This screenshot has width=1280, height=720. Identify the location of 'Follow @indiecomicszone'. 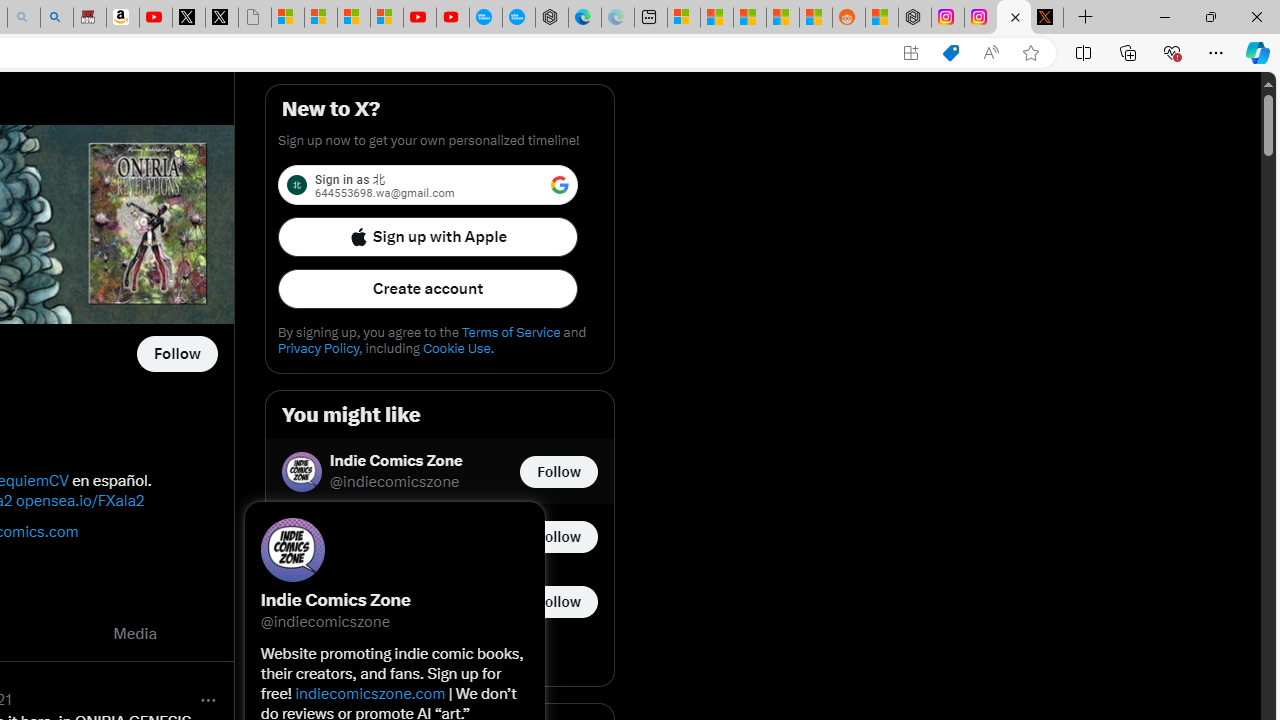
(558, 471).